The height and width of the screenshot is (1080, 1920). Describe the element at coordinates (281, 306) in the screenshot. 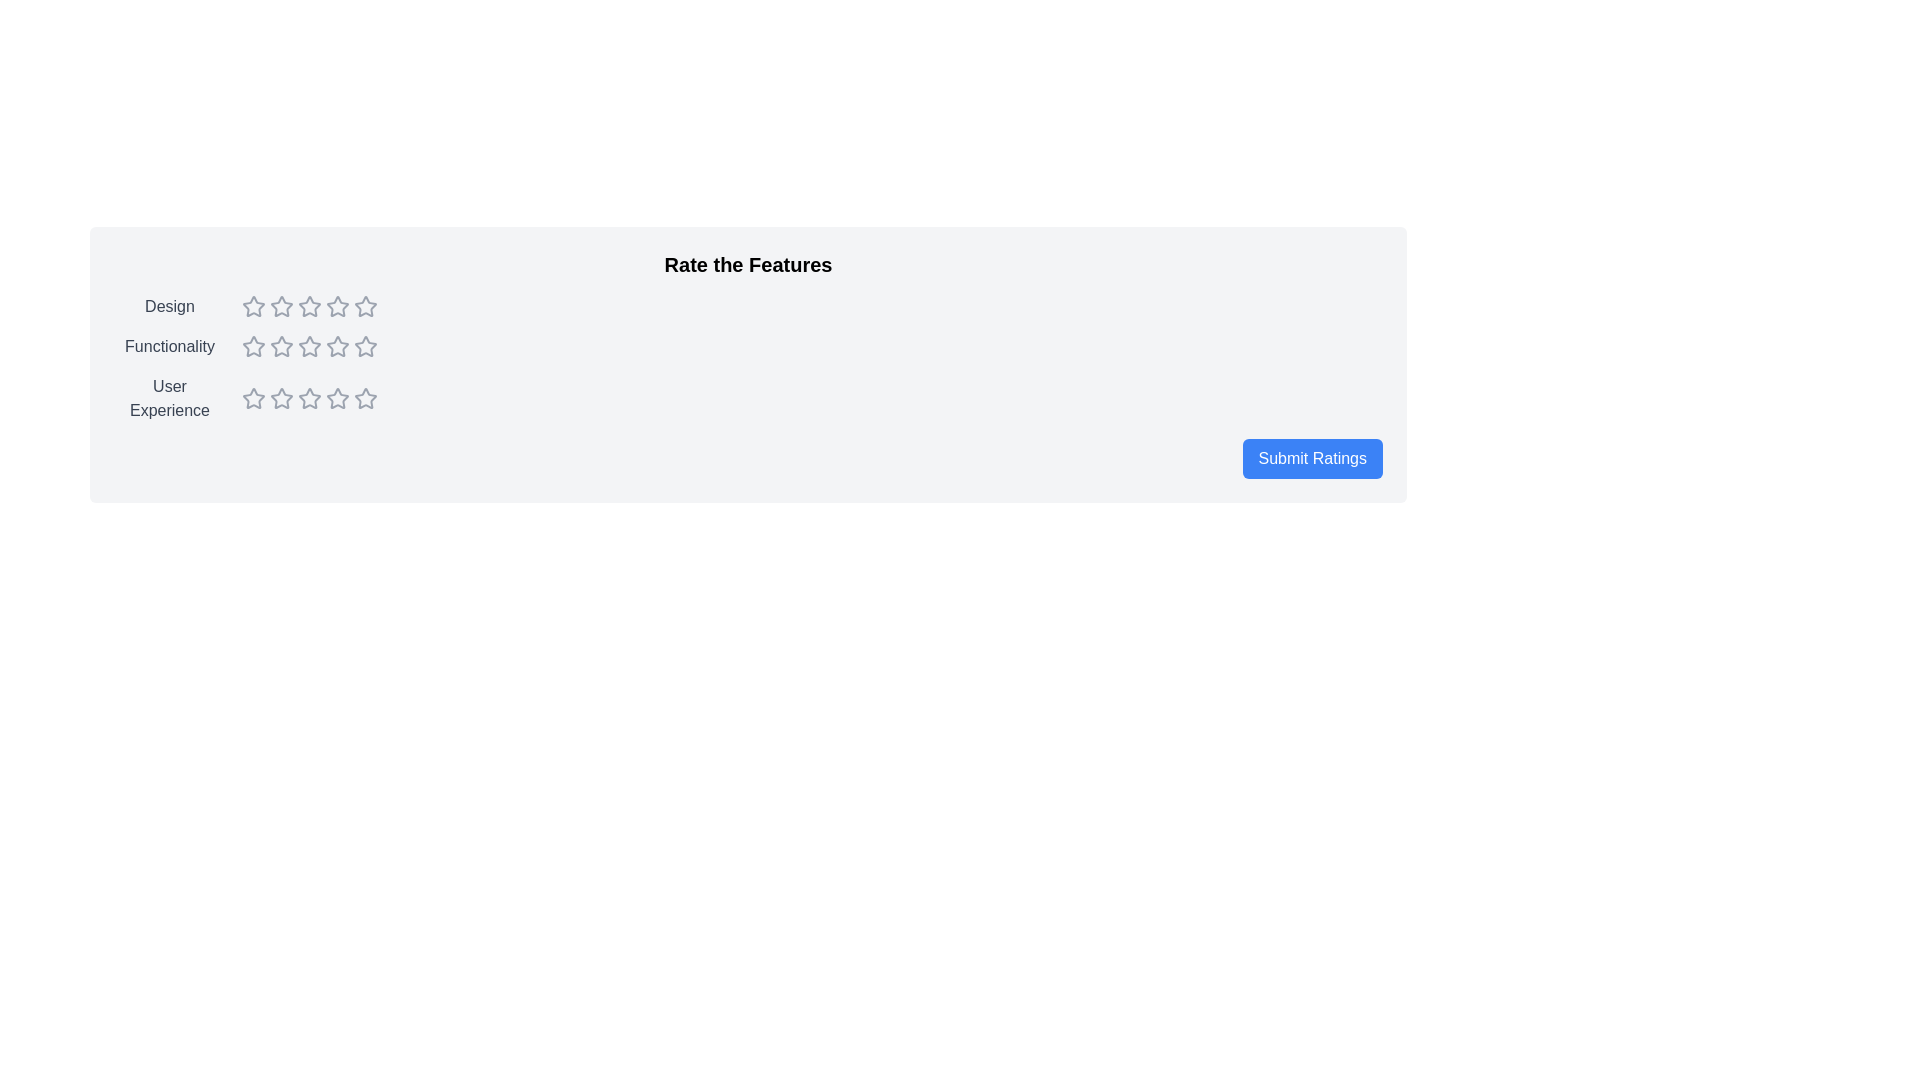

I see `the second star icon in the rating system using keyboard navigation` at that location.